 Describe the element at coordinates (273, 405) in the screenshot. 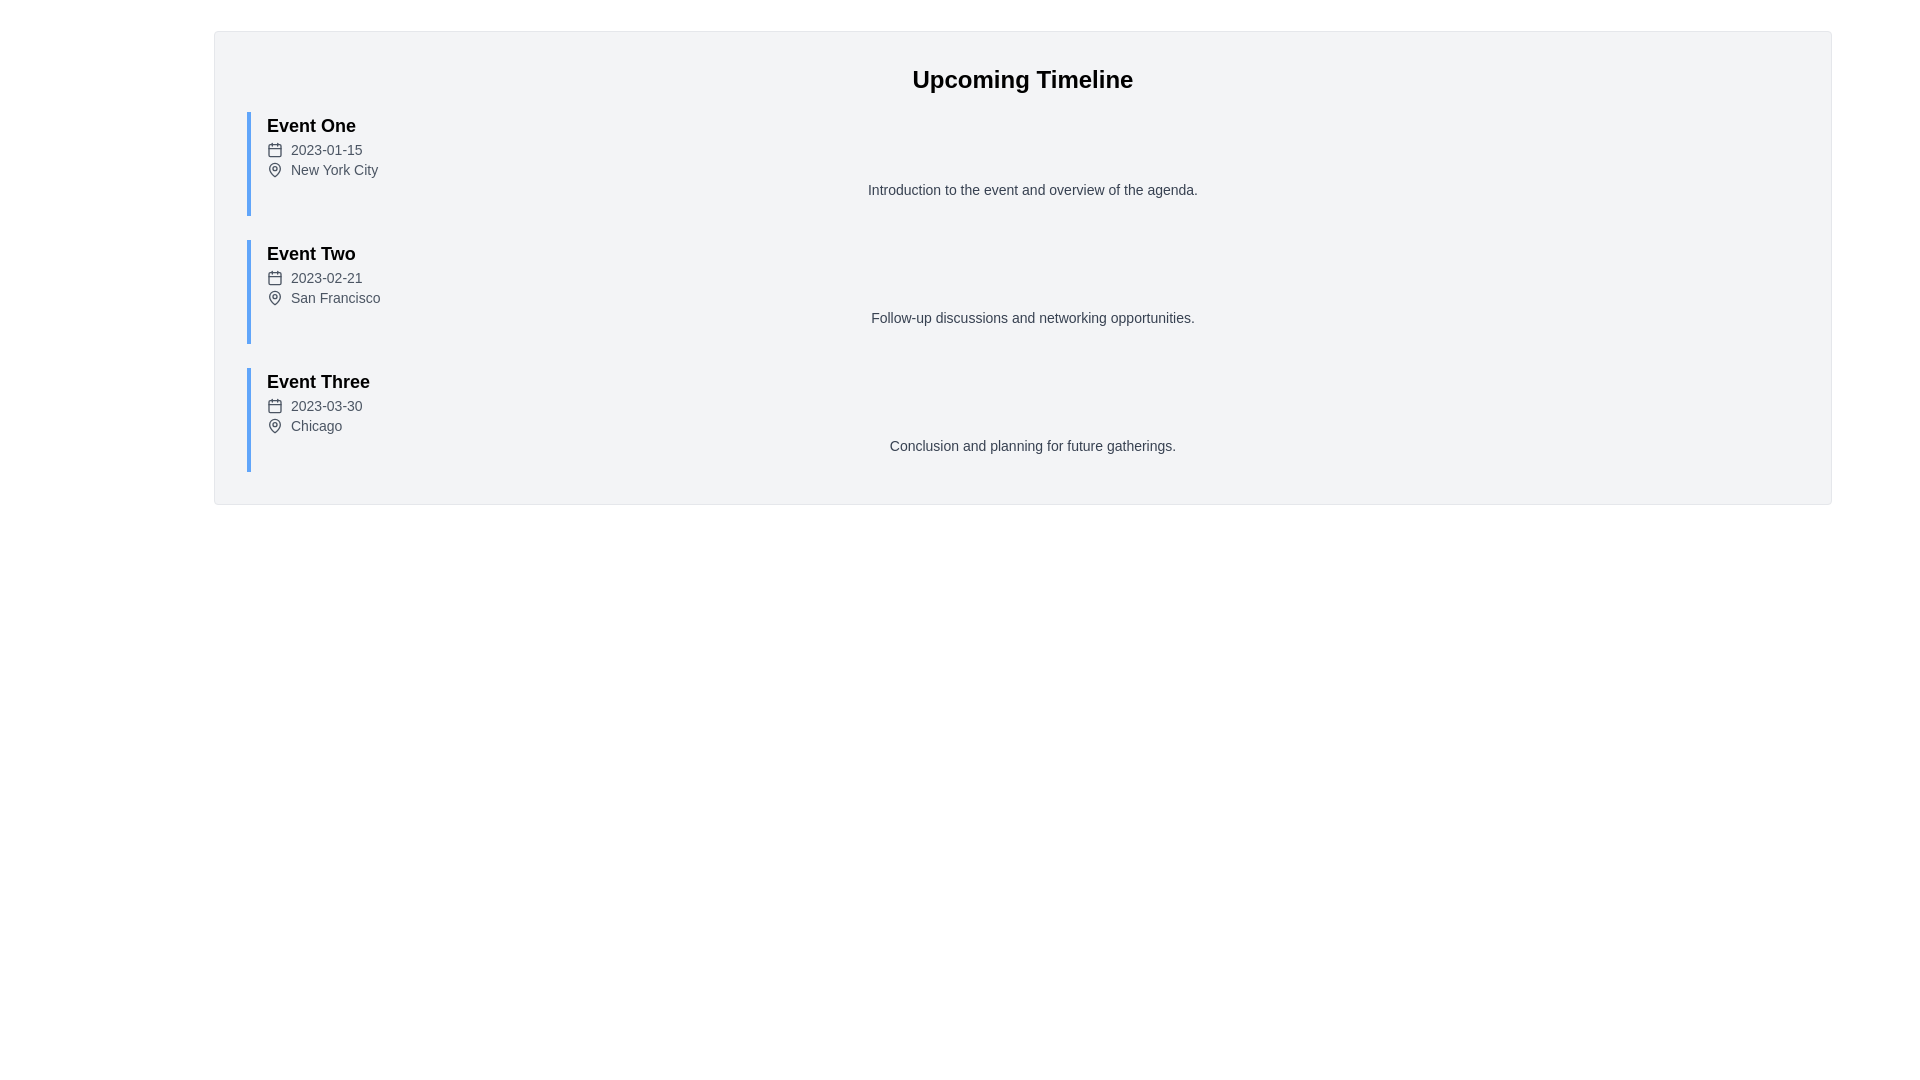

I see `the calendar icon graphic located next to the text '2023-03-30' under the 'Event Three' section in the 'Upcoming Timeline' list` at that location.